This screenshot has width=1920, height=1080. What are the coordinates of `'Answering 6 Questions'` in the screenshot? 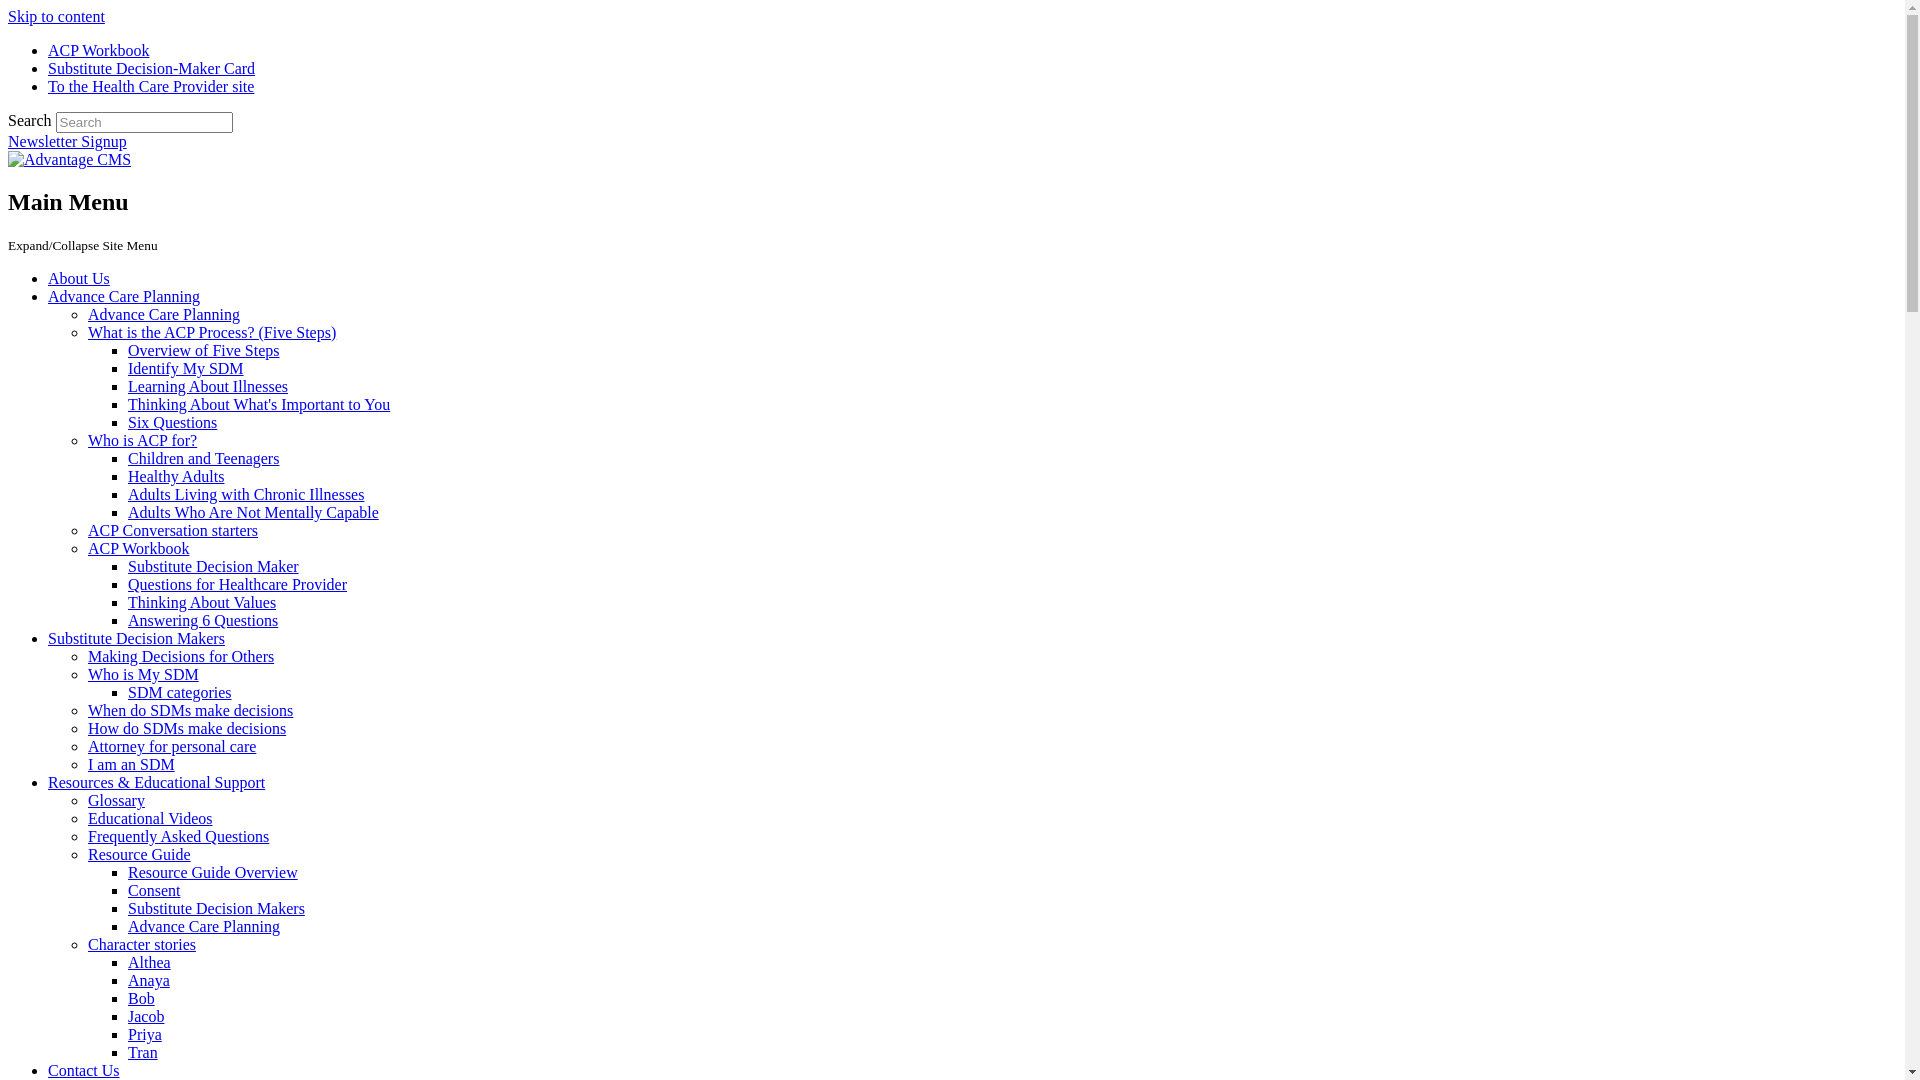 It's located at (202, 619).